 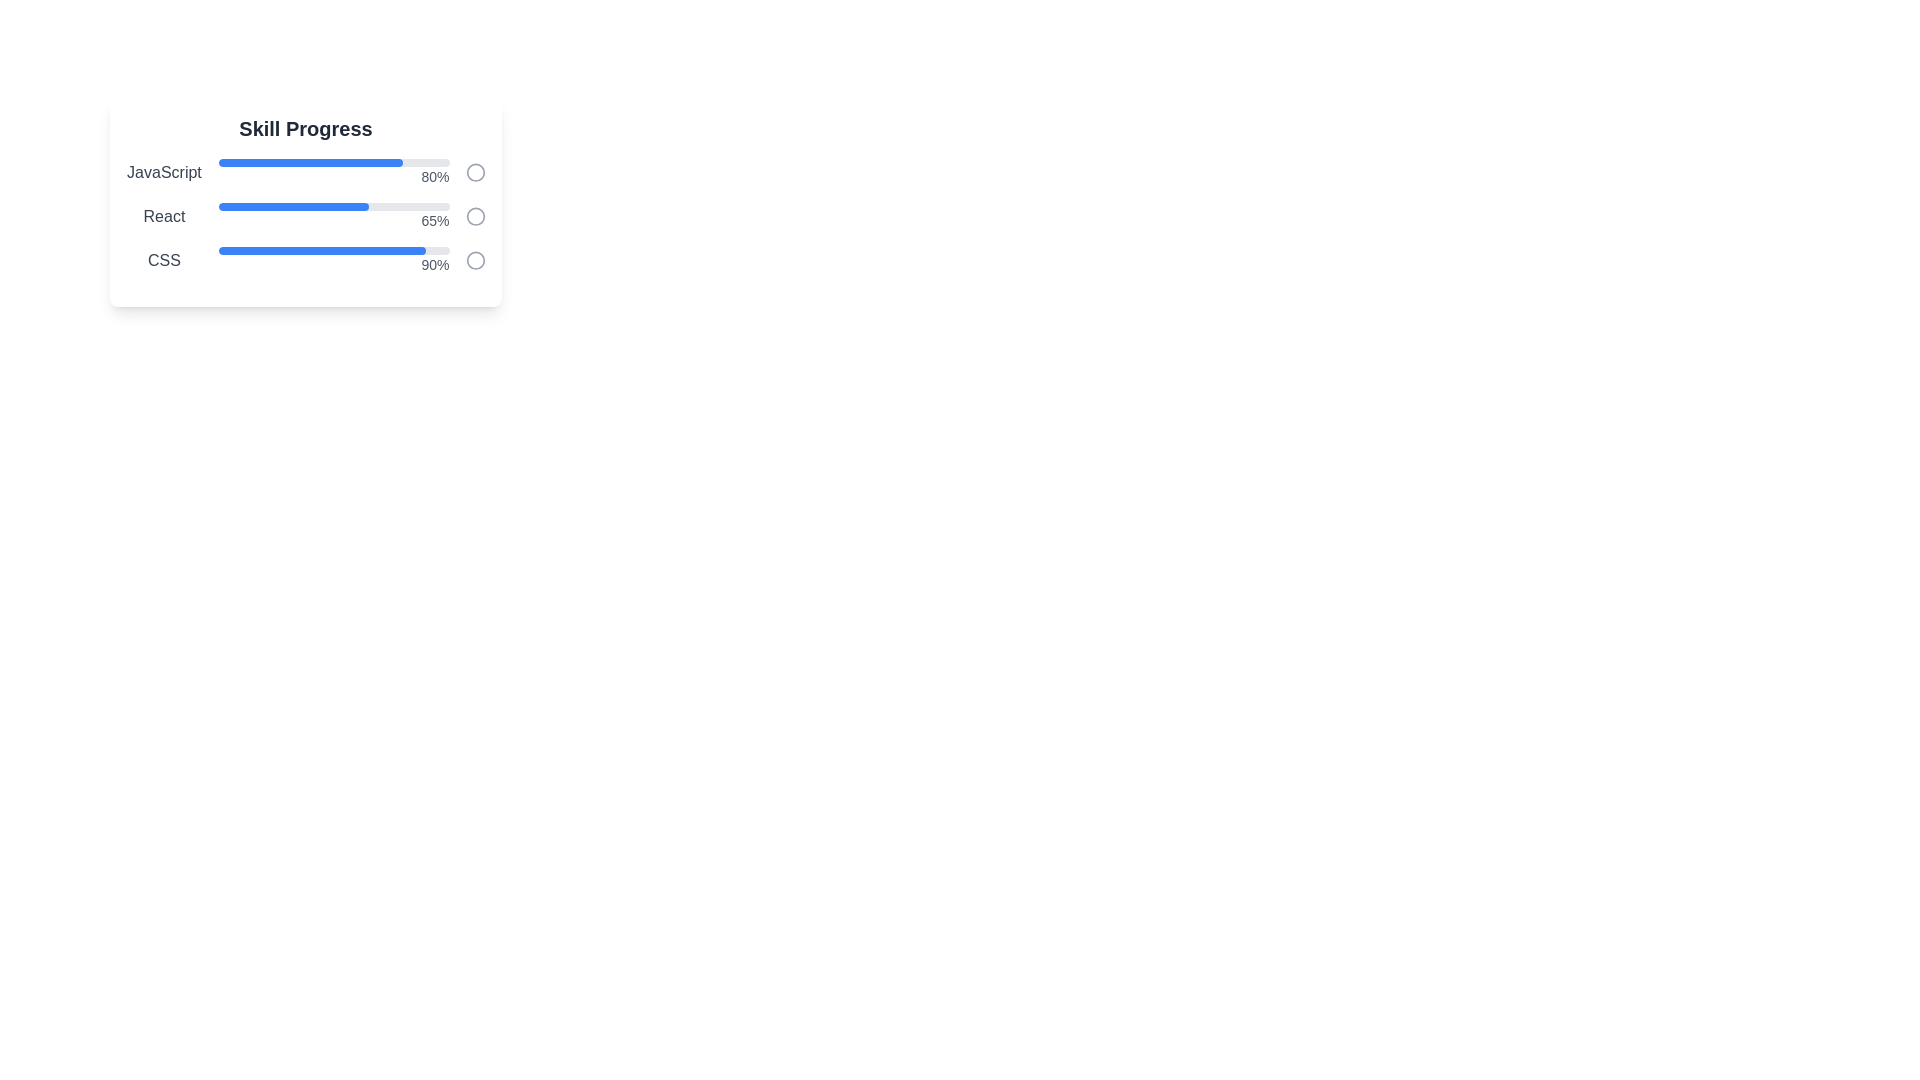 What do you see at coordinates (474, 260) in the screenshot?
I see `the circular icon with a gray outline located at the end of the 'CSS' skill progress row` at bounding box center [474, 260].